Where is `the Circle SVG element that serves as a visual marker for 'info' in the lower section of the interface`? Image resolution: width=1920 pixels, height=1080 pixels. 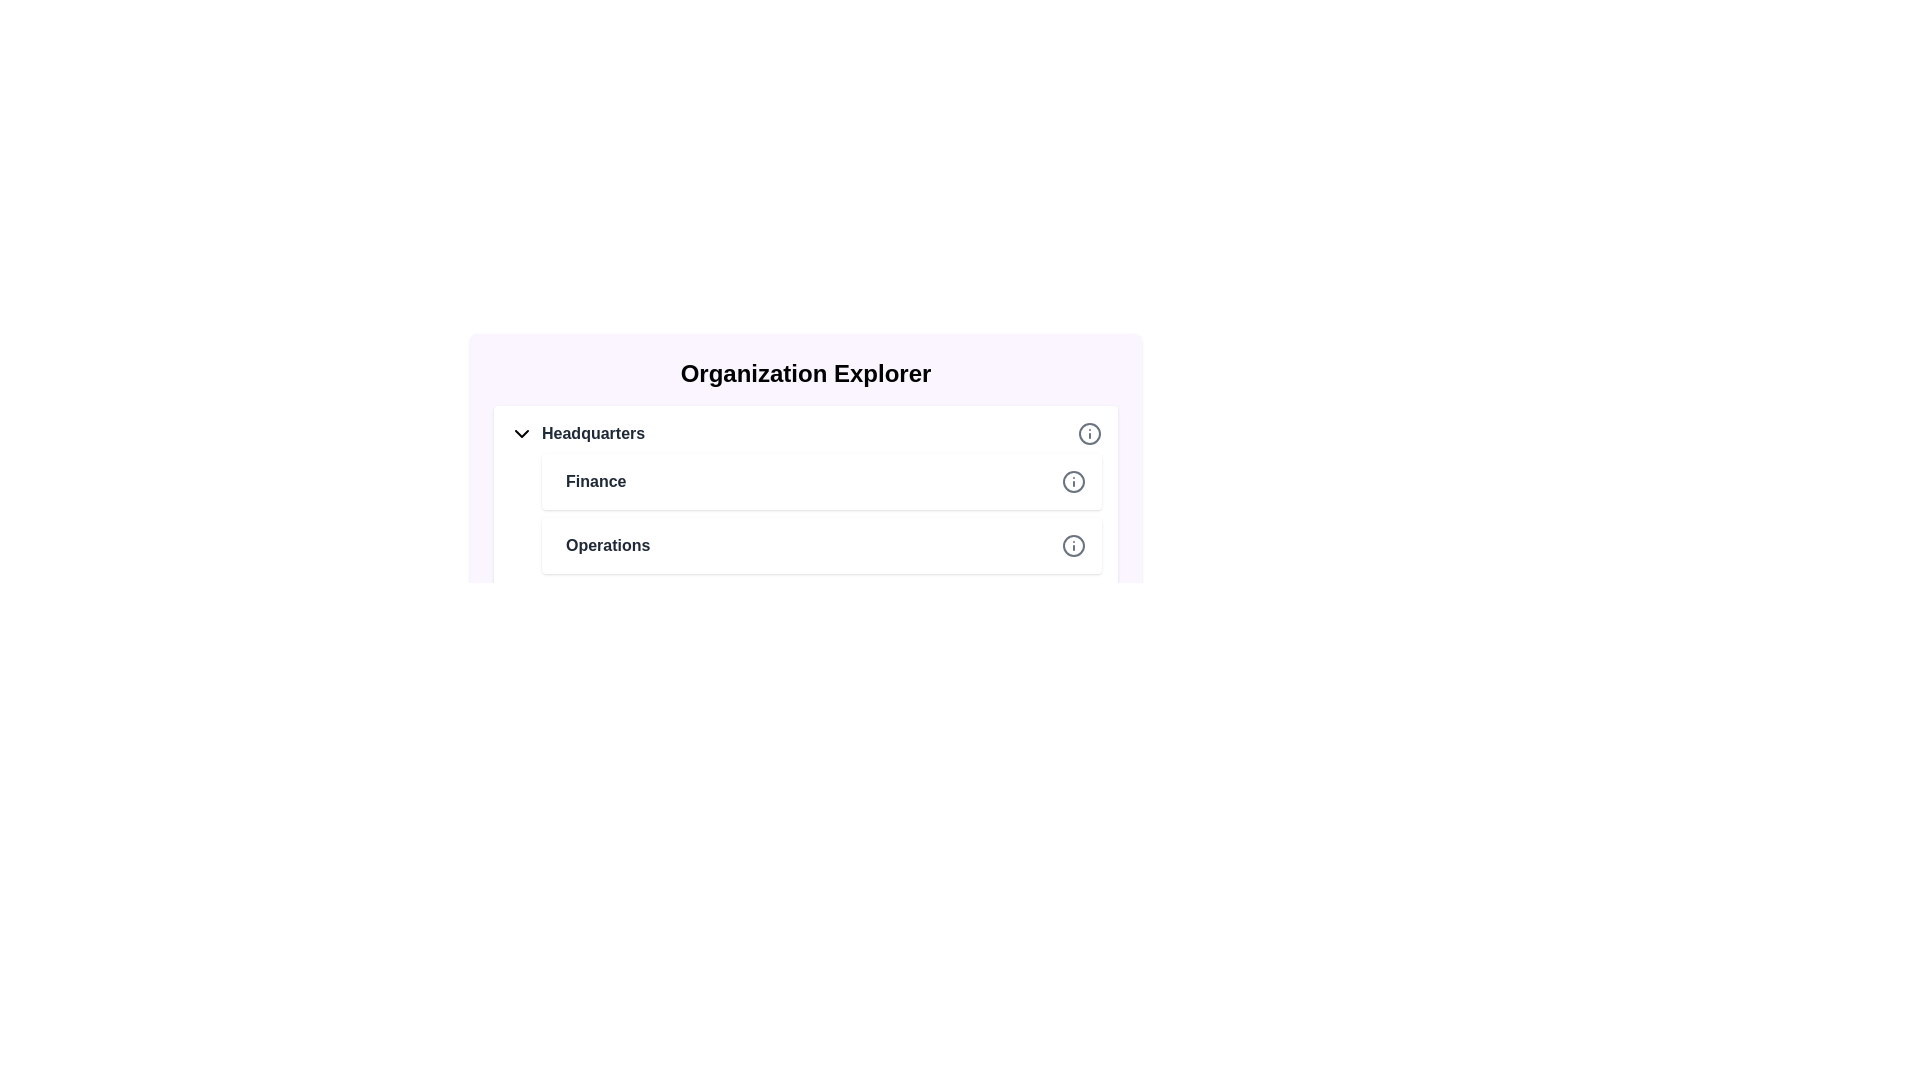
the Circle SVG element that serves as a visual marker for 'info' in the lower section of the interface is located at coordinates (1088, 624).